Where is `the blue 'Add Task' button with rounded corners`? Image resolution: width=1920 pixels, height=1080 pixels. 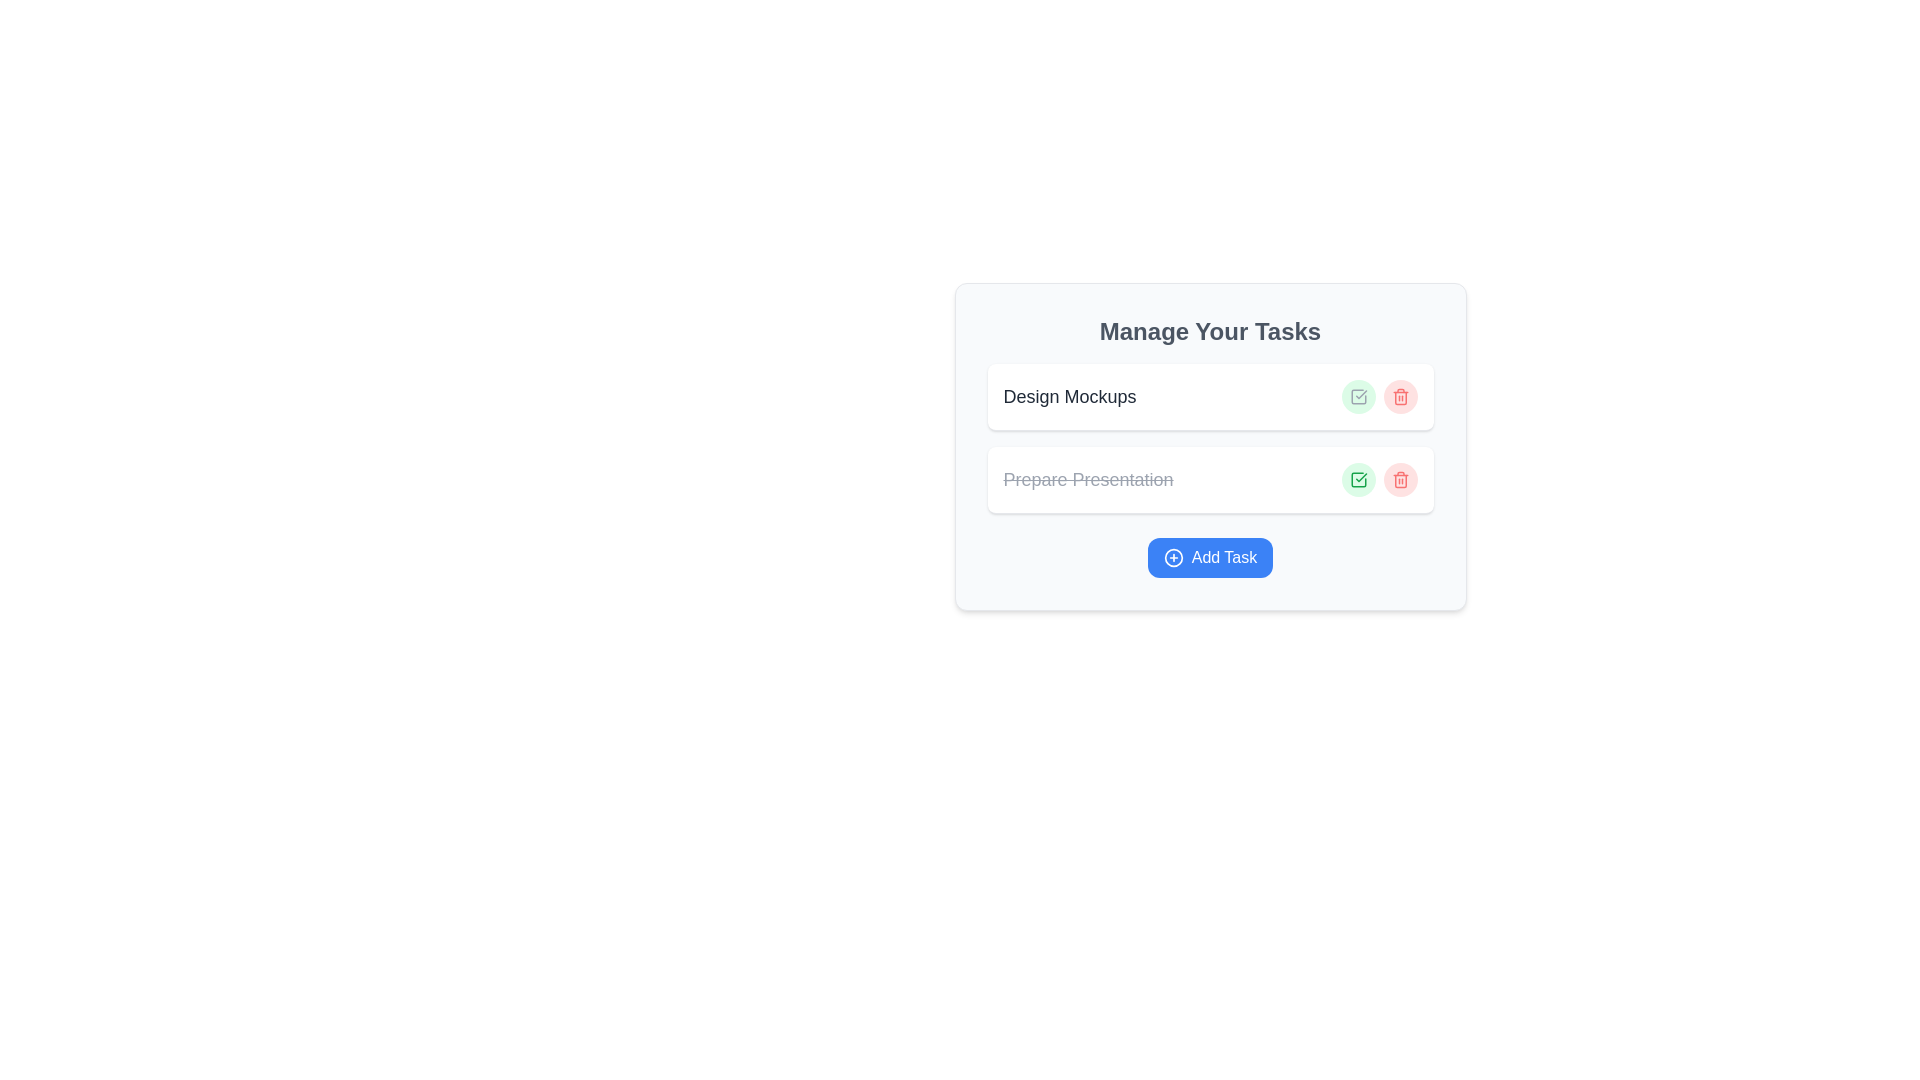 the blue 'Add Task' button with rounded corners is located at coordinates (1209, 558).